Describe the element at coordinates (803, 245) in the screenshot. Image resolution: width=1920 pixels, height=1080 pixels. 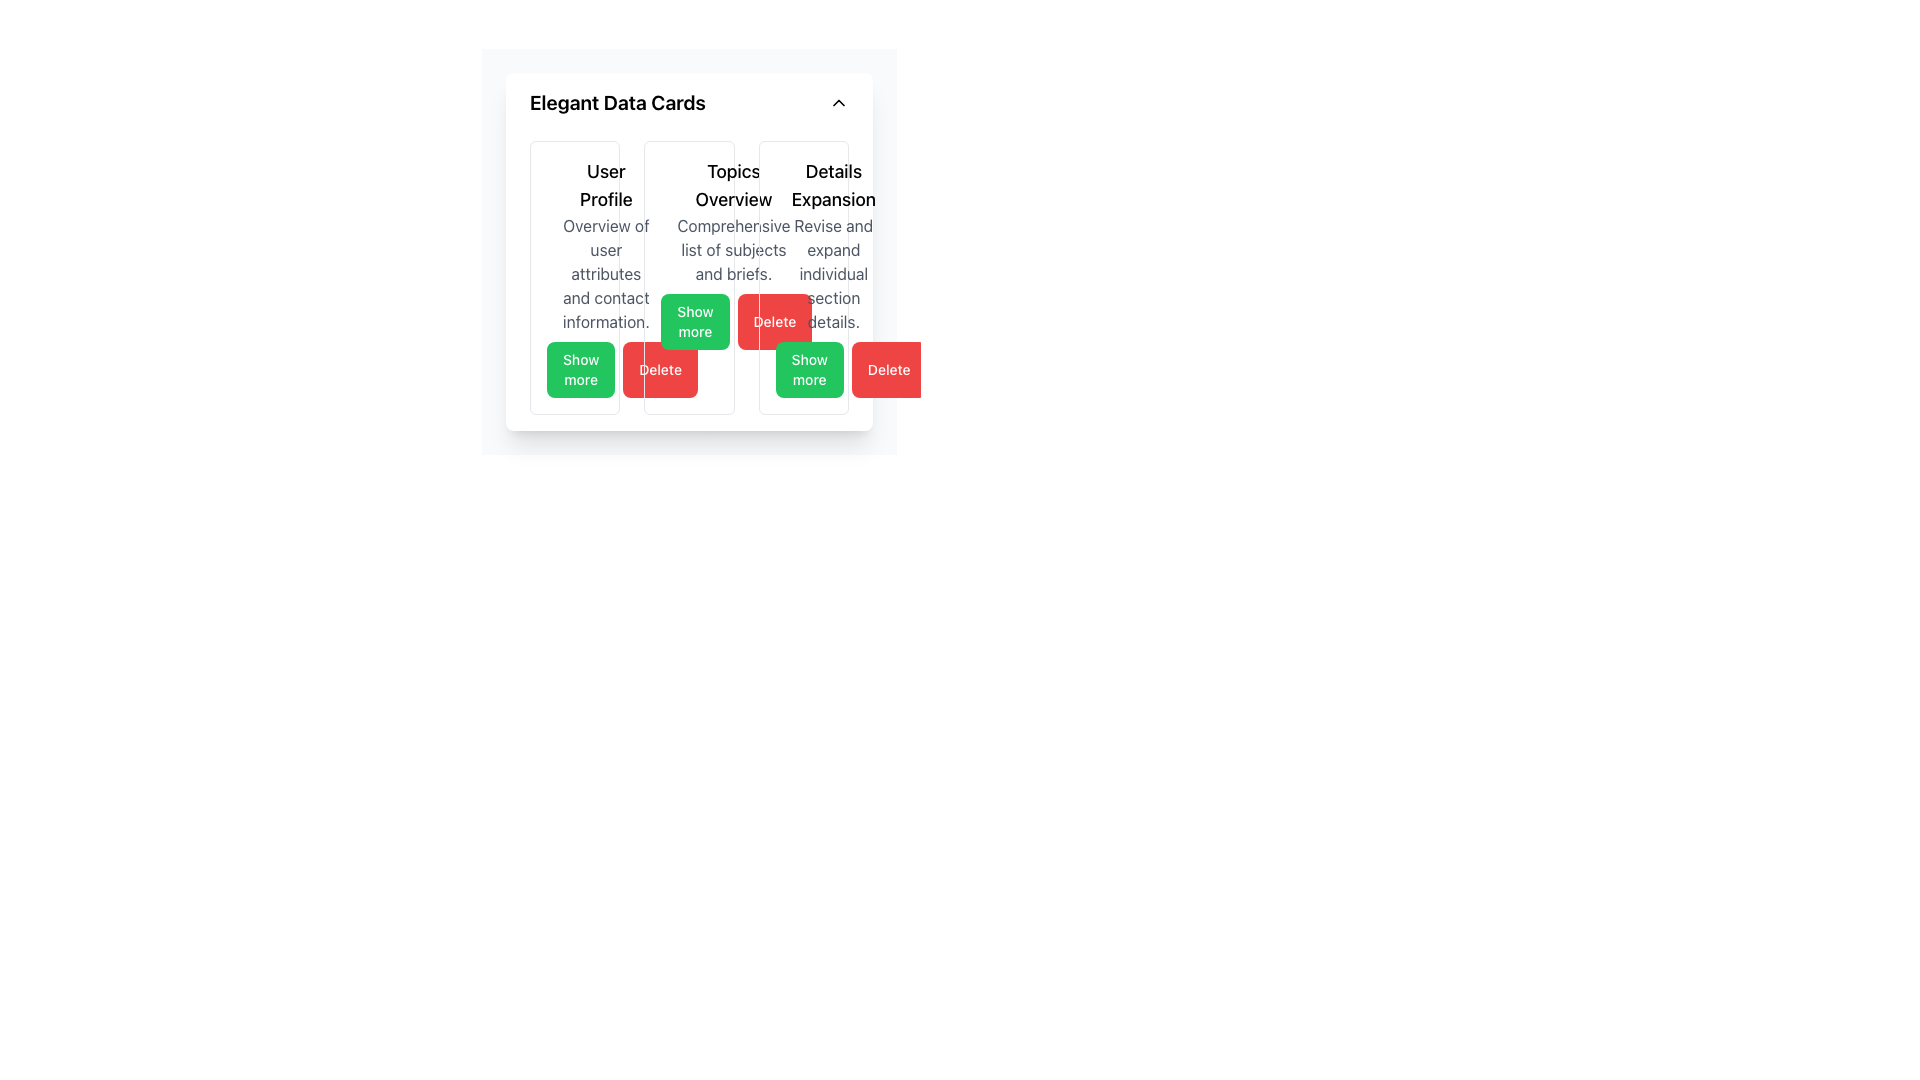
I see `text from the Informational Text Block titled 'Details Expansion', which contains the description 'Revise and expand individual section details.'` at that location.